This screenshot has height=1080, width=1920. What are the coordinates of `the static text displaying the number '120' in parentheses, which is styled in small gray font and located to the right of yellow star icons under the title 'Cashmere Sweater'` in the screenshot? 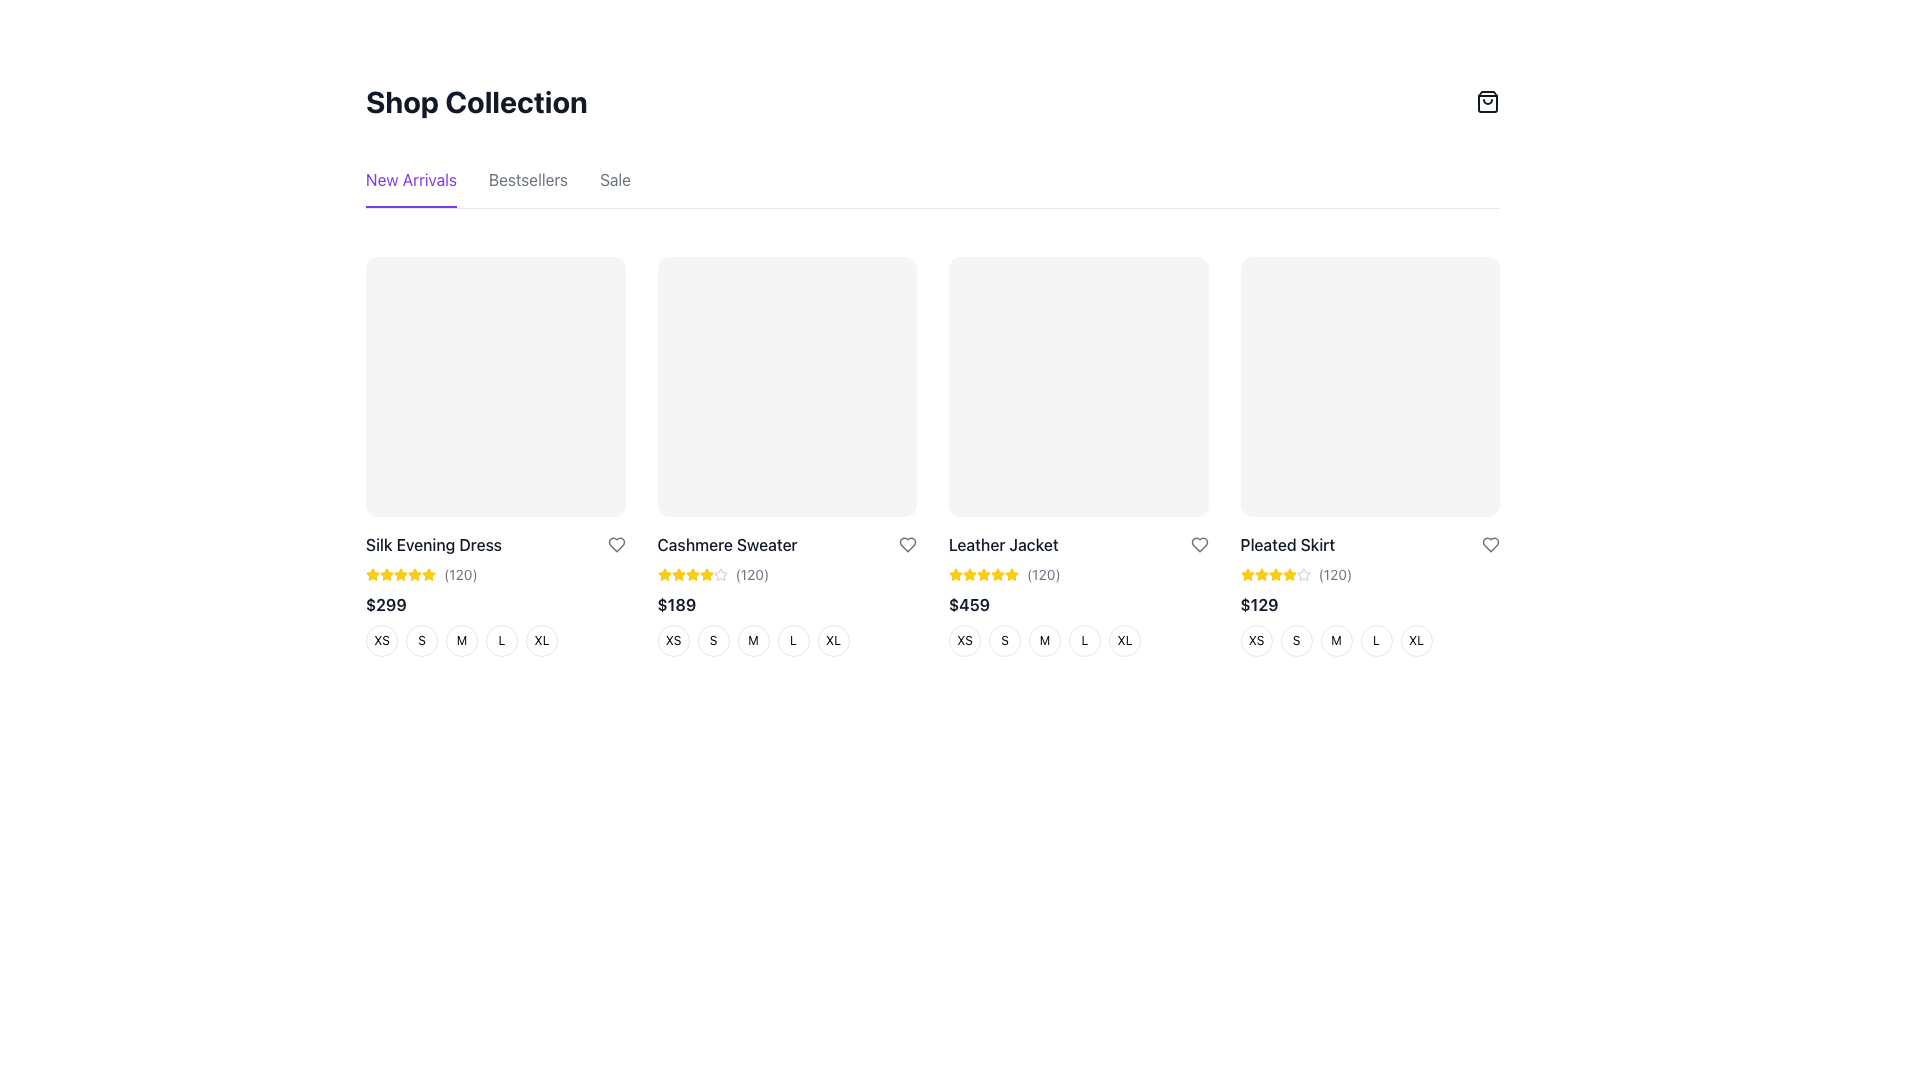 It's located at (459, 574).